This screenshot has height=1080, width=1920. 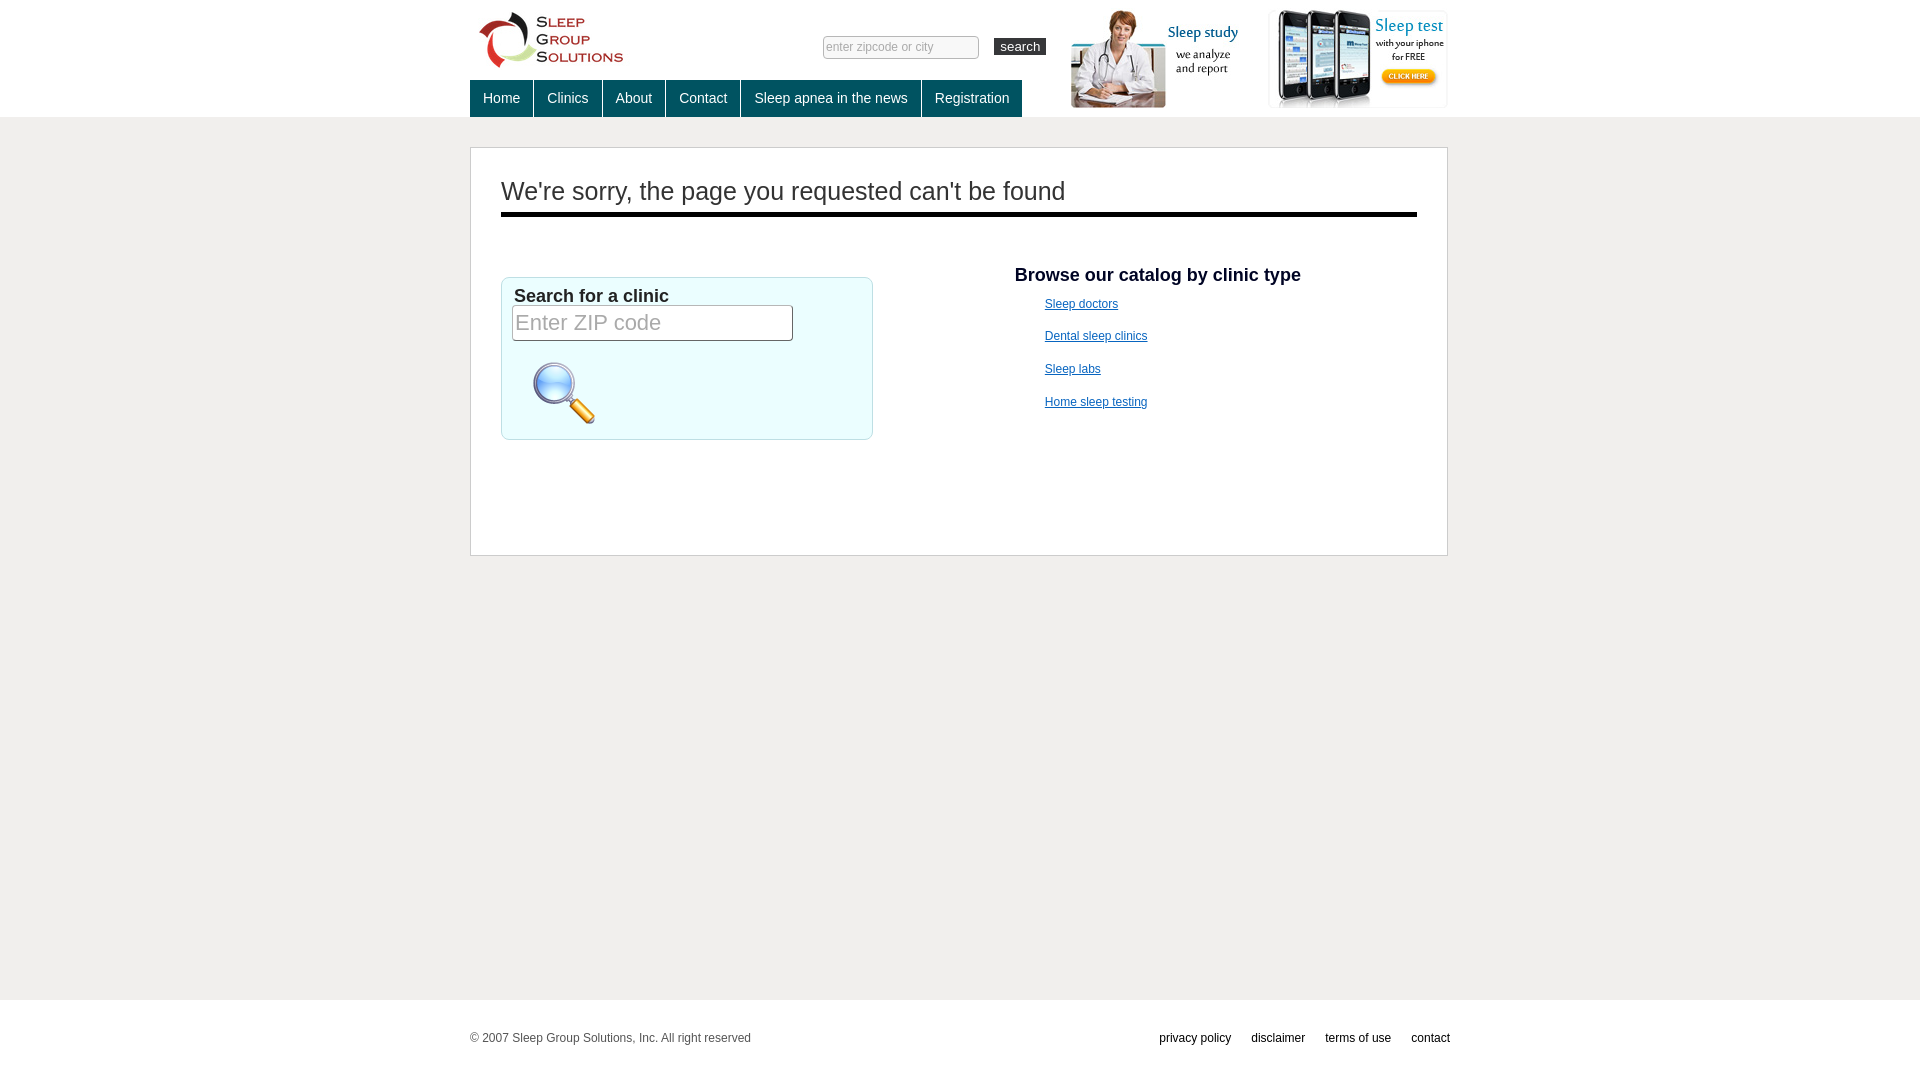 What do you see at coordinates (566, 98) in the screenshot?
I see `'Clinics'` at bounding box center [566, 98].